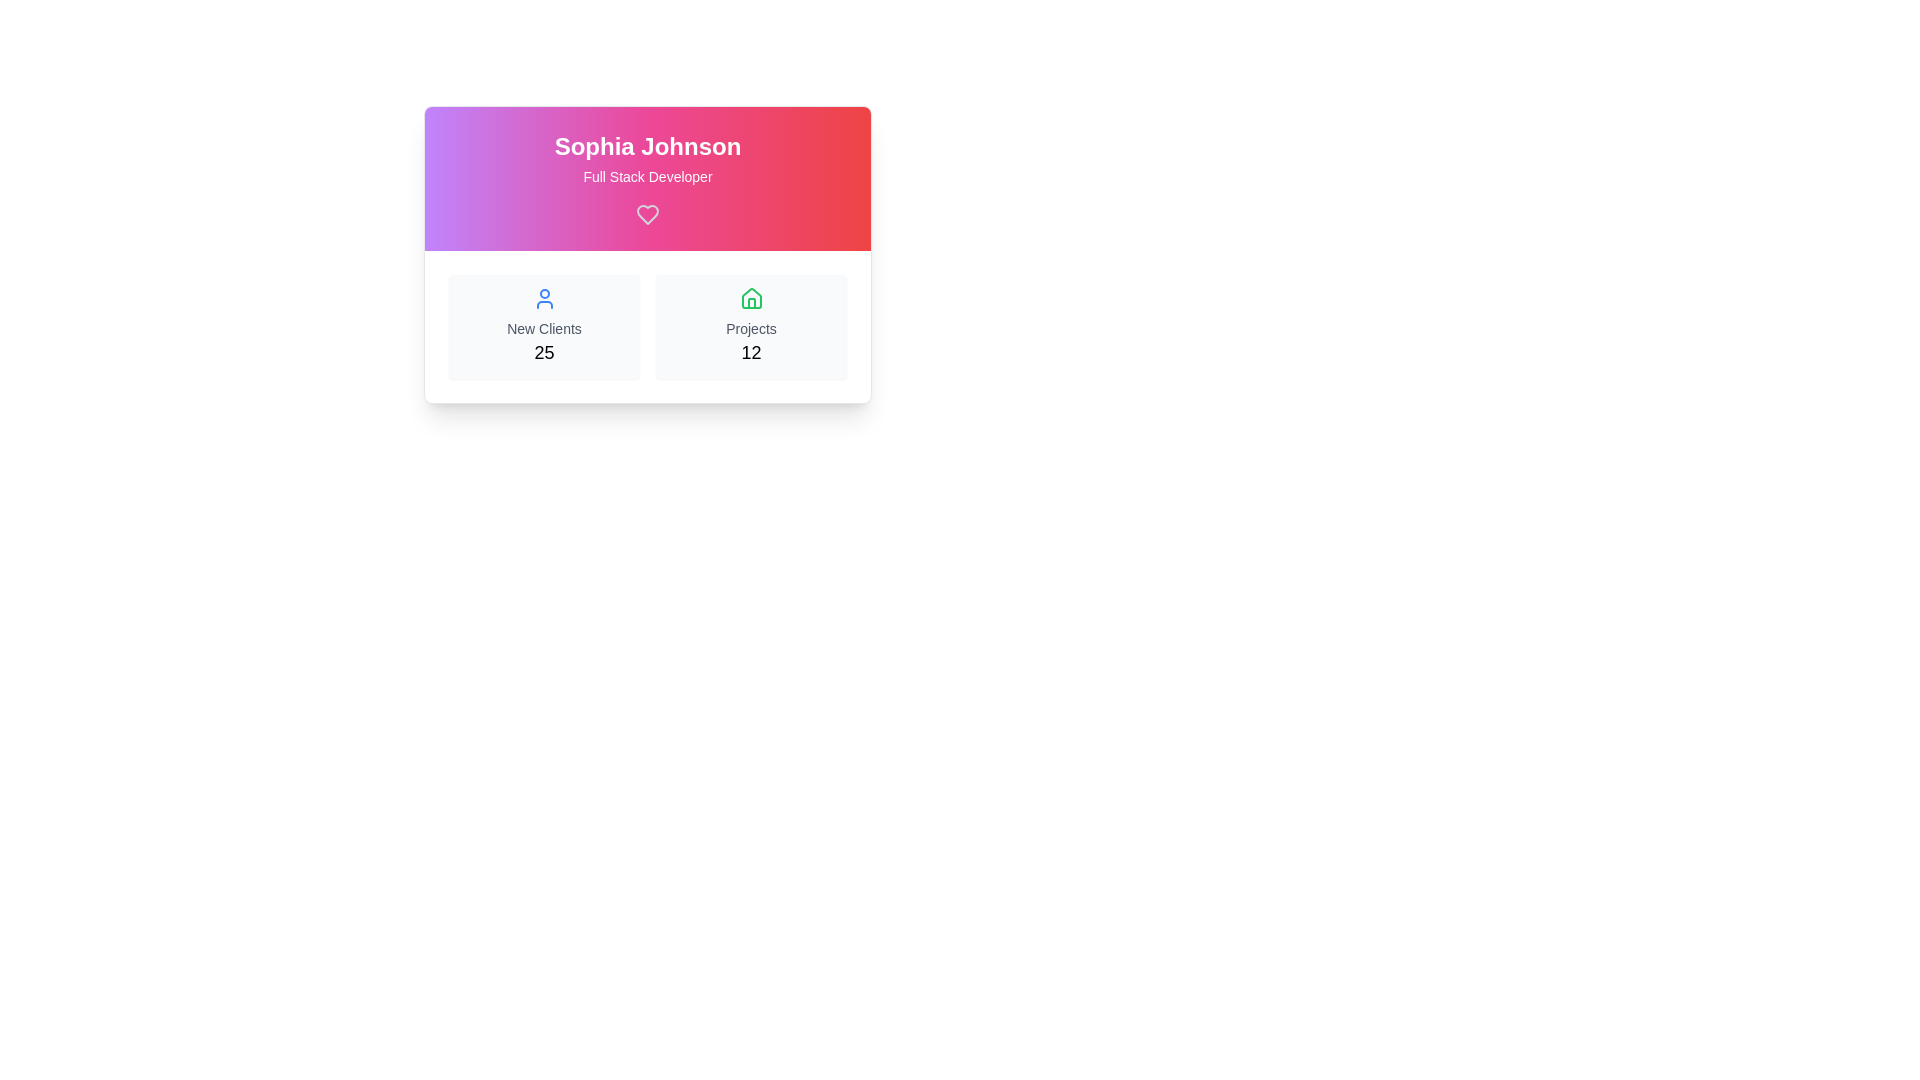 Image resolution: width=1920 pixels, height=1080 pixels. Describe the element at coordinates (648, 176) in the screenshot. I see `the Text Label indicating the profession or role associated with 'Sophia Johnson', which is located directly beneath her name` at that location.